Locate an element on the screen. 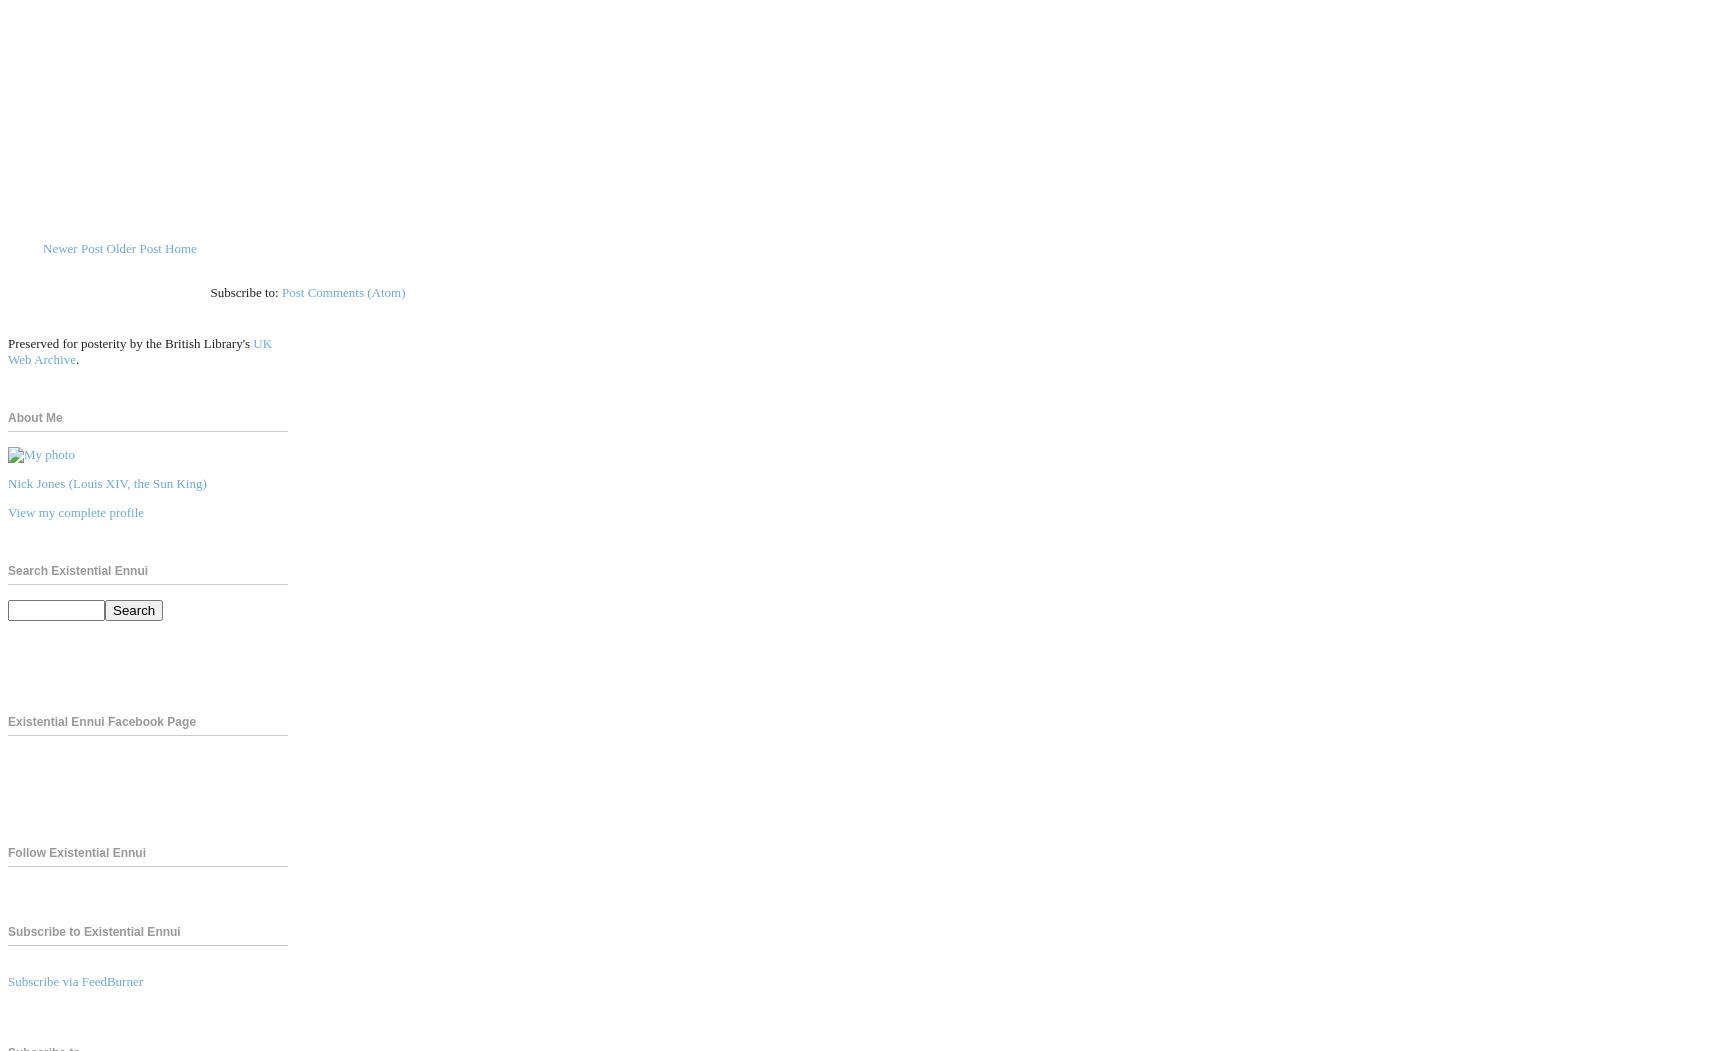 The width and height of the screenshot is (1711, 1051). 'Follow Existential Ennui' is located at coordinates (75, 851).